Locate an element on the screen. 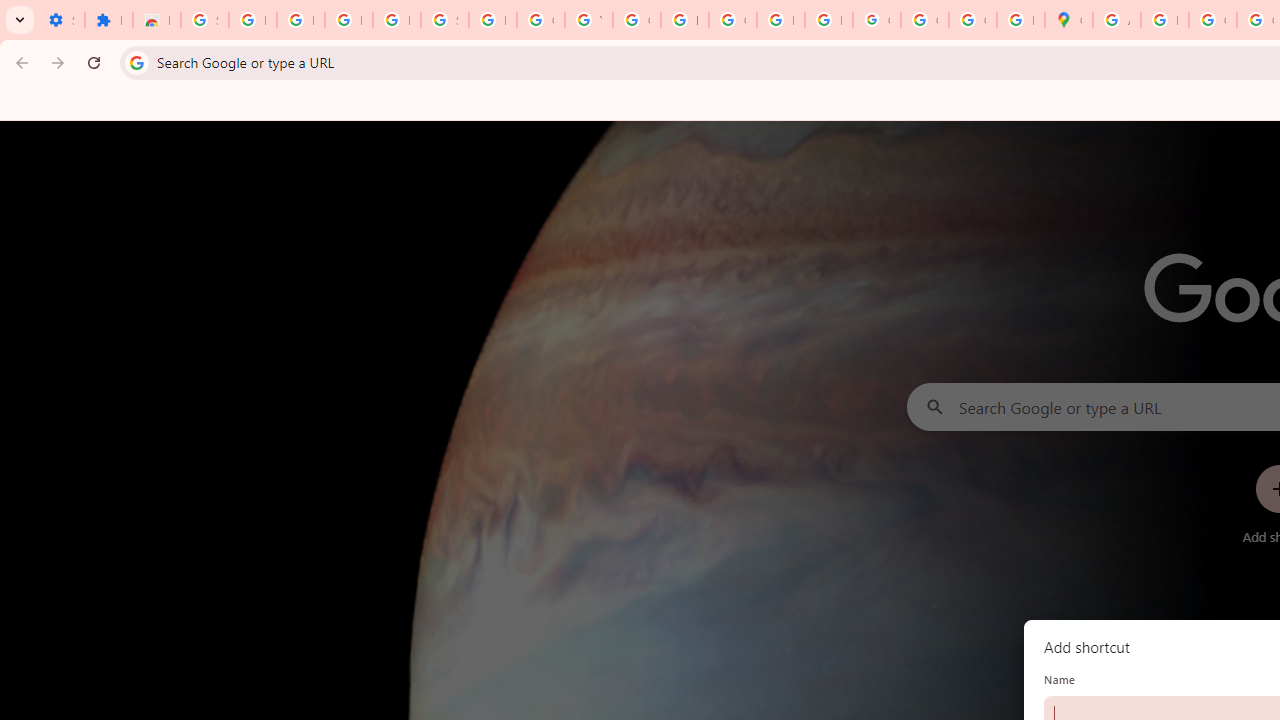 The height and width of the screenshot is (720, 1280). 'YouTube' is located at coordinates (587, 20).